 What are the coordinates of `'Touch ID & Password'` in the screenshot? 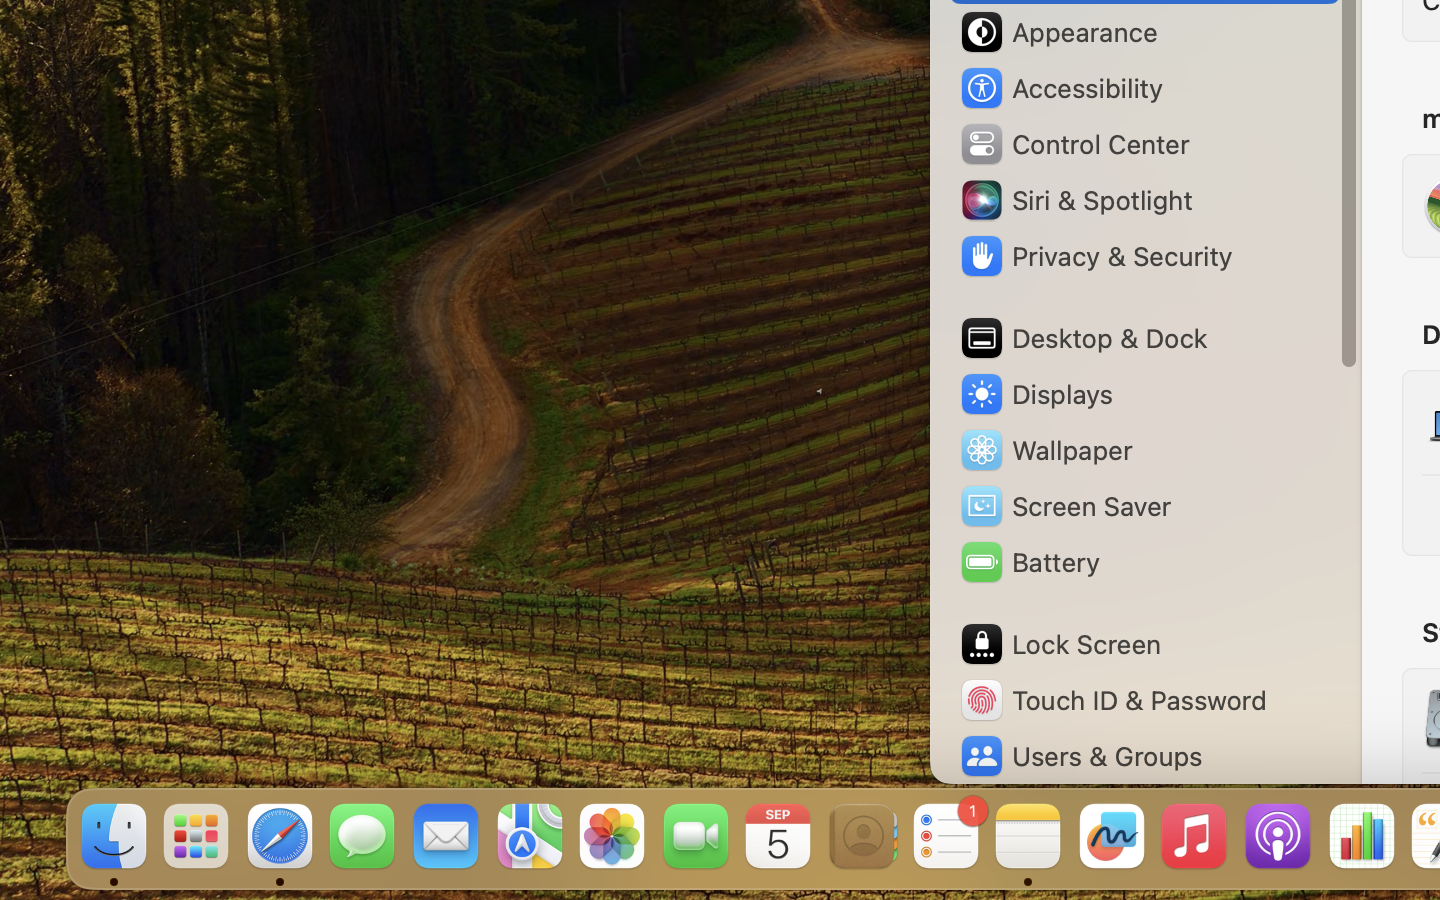 It's located at (1111, 699).